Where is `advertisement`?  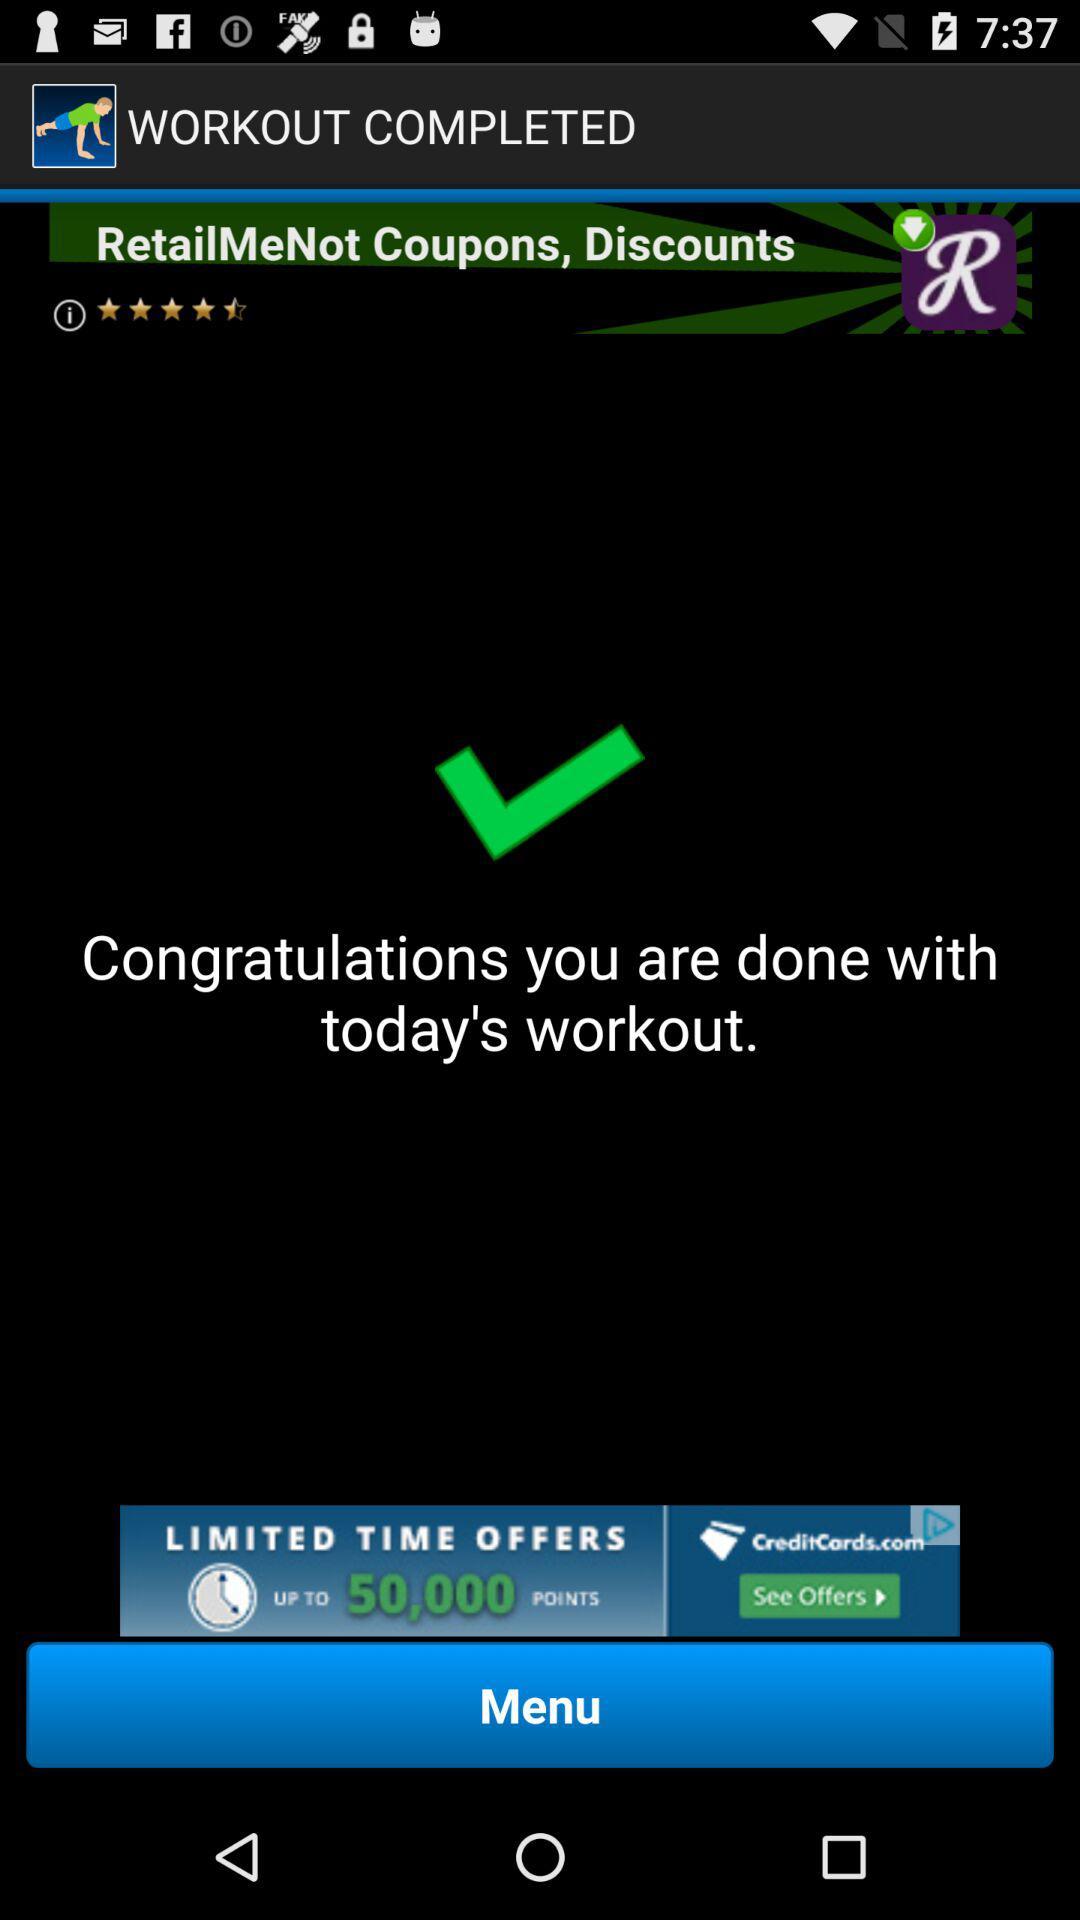
advertisement is located at coordinates (540, 1569).